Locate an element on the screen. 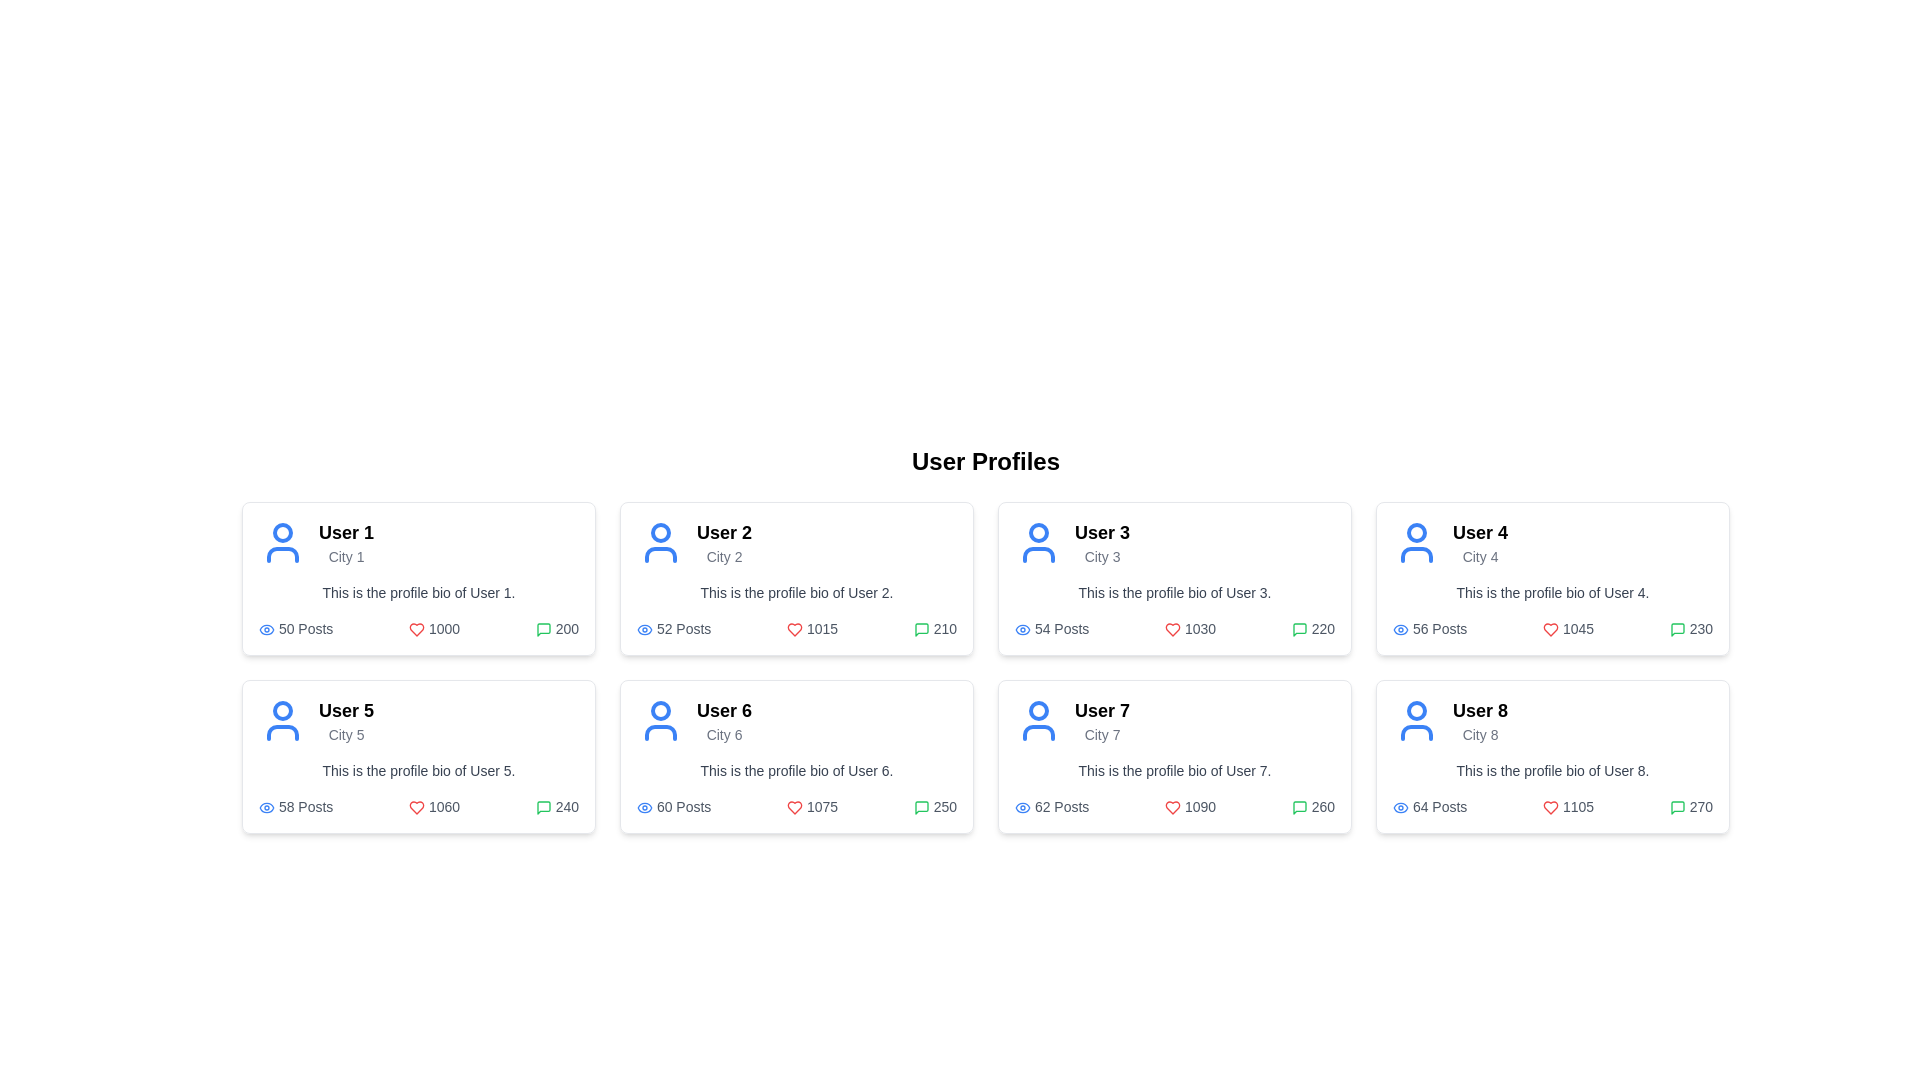 Image resolution: width=1920 pixels, height=1080 pixels. the heart icon indicating the like count for 'User 5', which is located next to the number 1060 in the lower section of the user card is located at coordinates (416, 807).